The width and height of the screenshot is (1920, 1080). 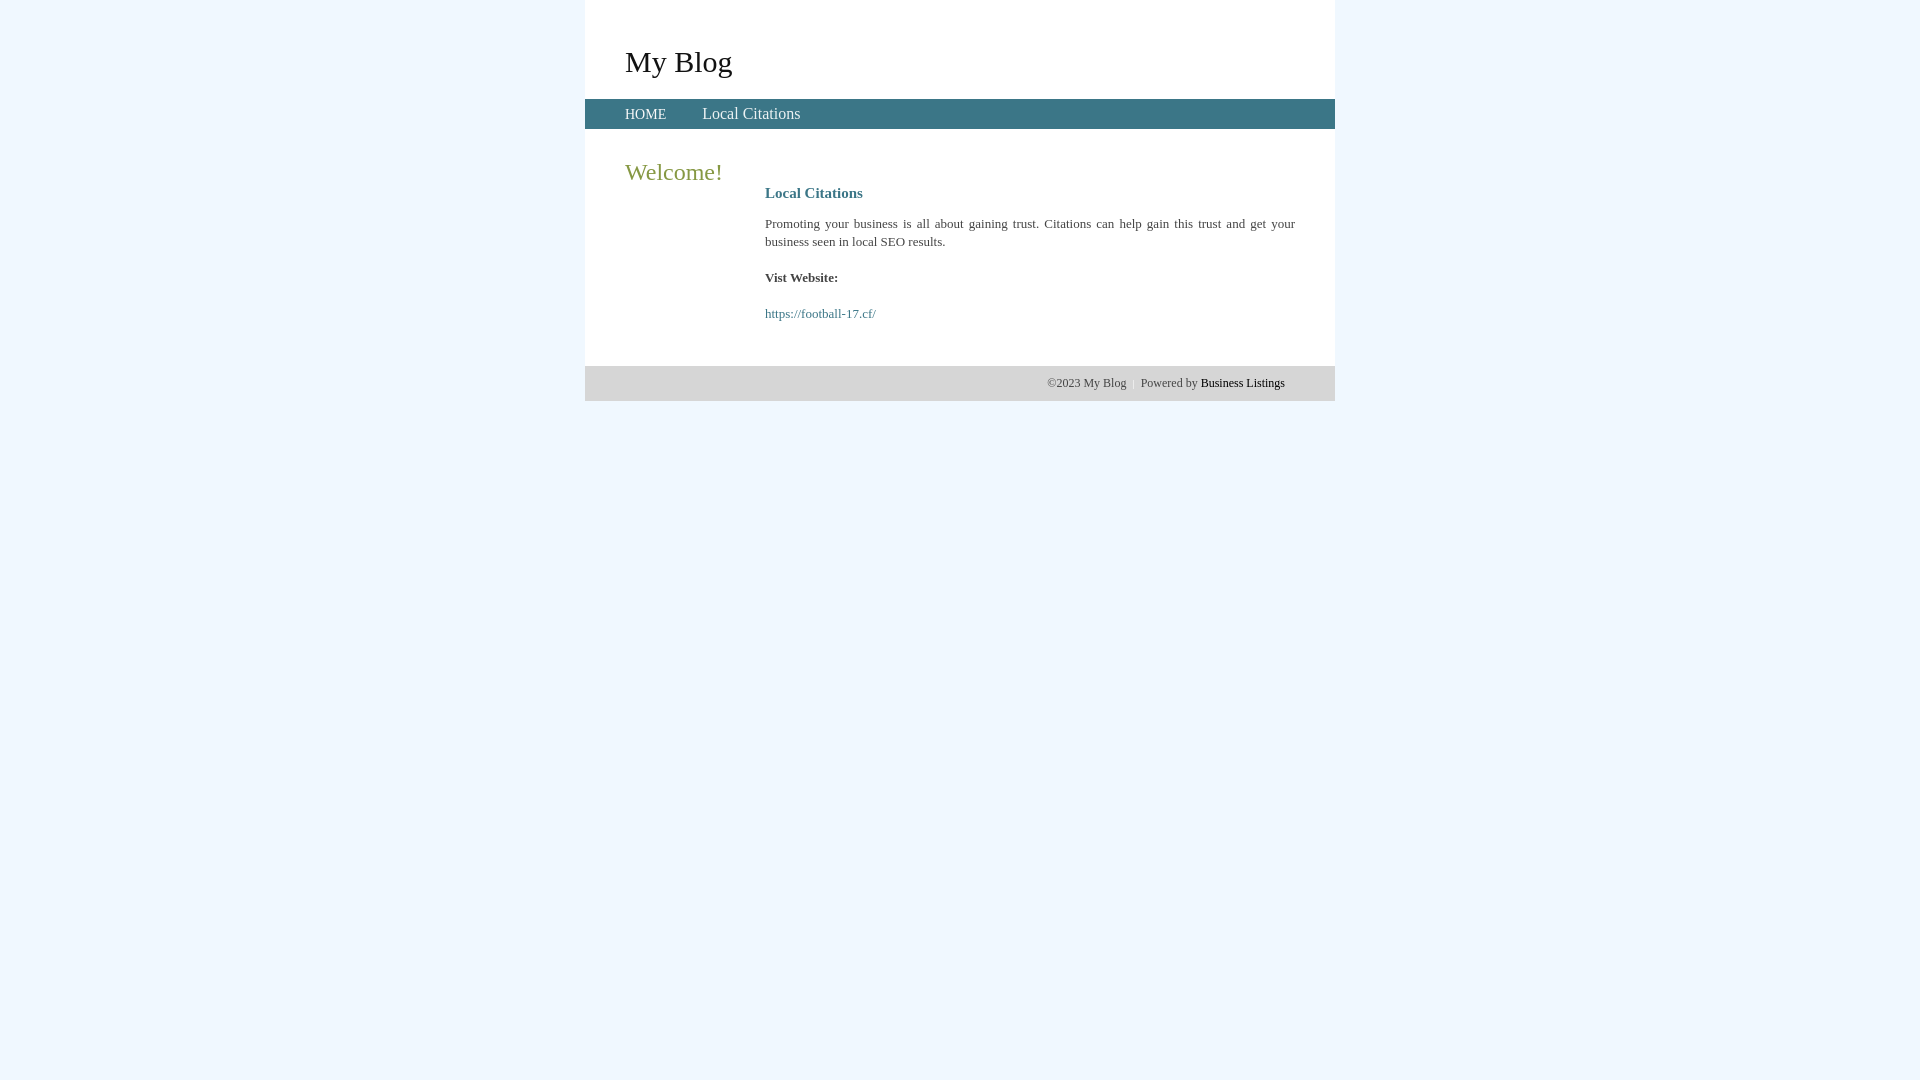 I want to click on 'My Blog', so click(x=623, y=60).